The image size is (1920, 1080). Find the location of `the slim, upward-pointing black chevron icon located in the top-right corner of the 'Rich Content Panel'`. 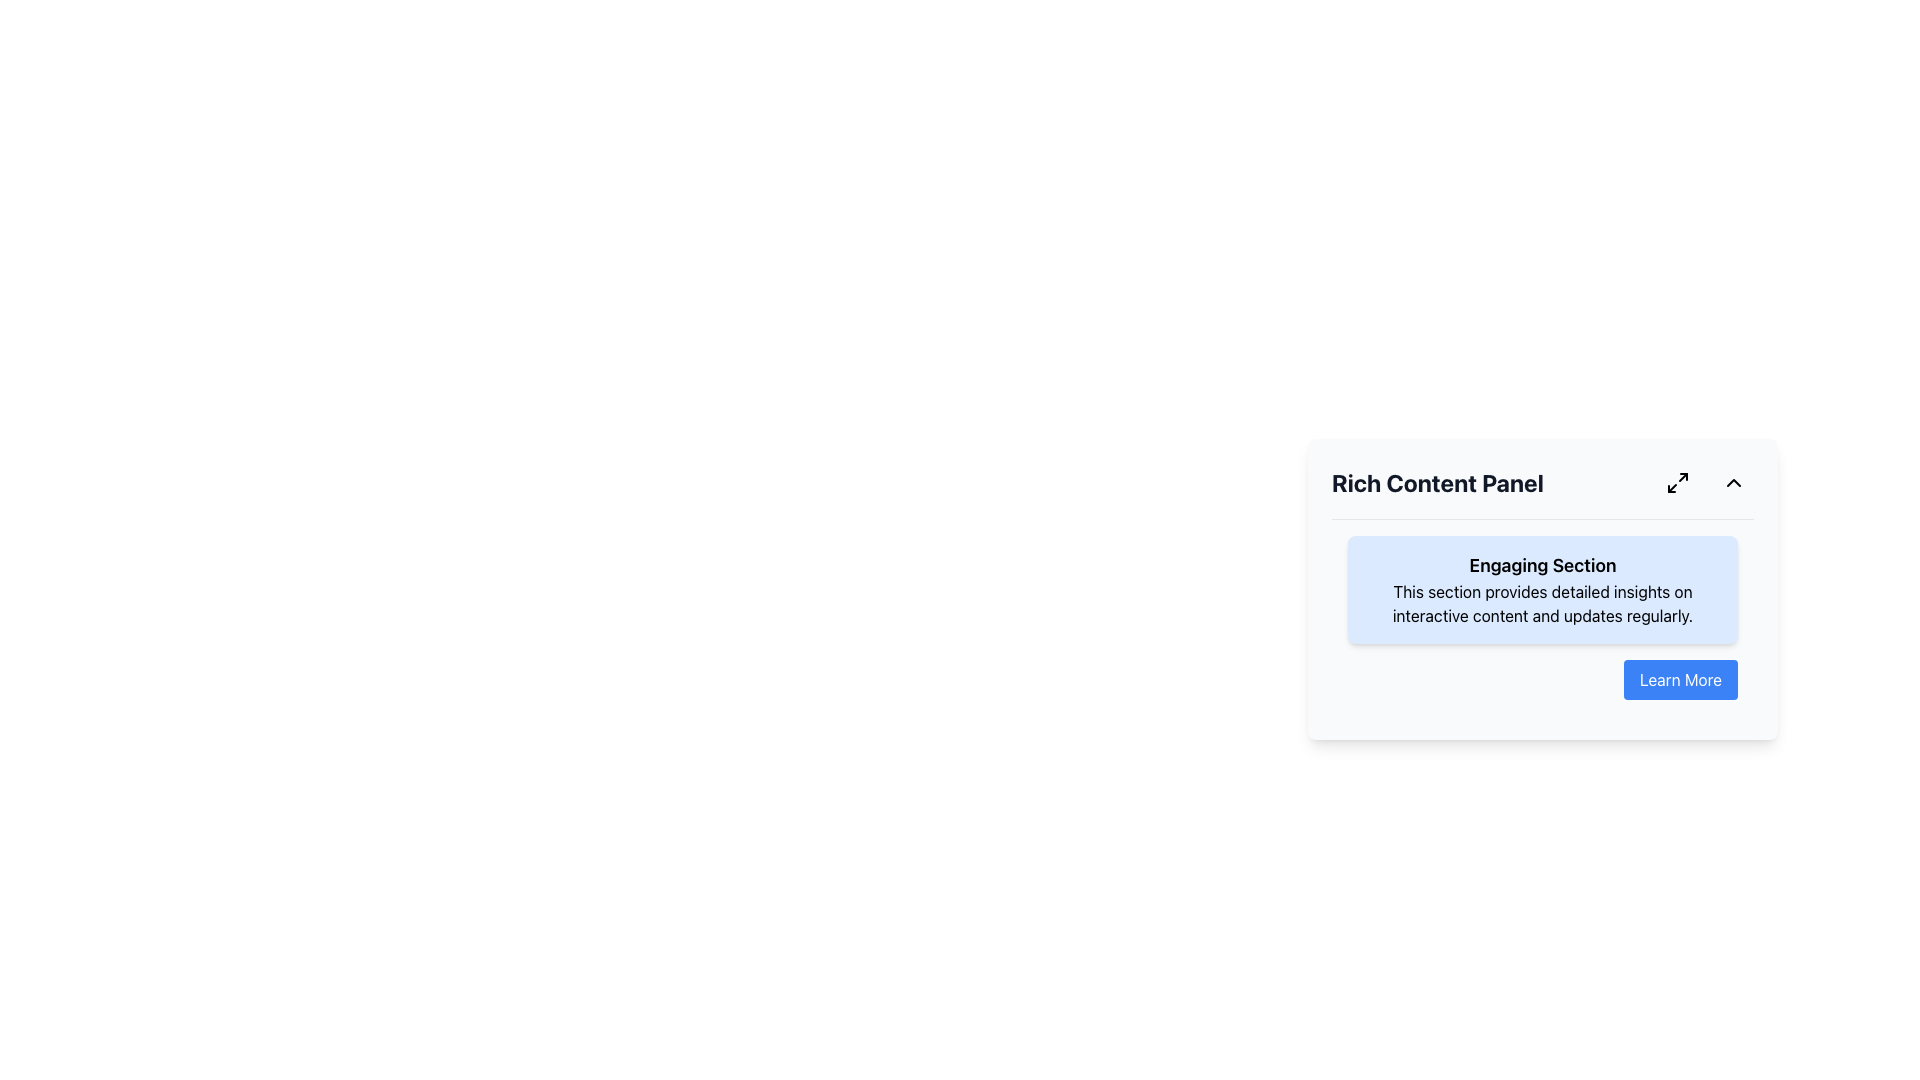

the slim, upward-pointing black chevron icon located in the top-right corner of the 'Rich Content Panel' is located at coordinates (1732, 482).